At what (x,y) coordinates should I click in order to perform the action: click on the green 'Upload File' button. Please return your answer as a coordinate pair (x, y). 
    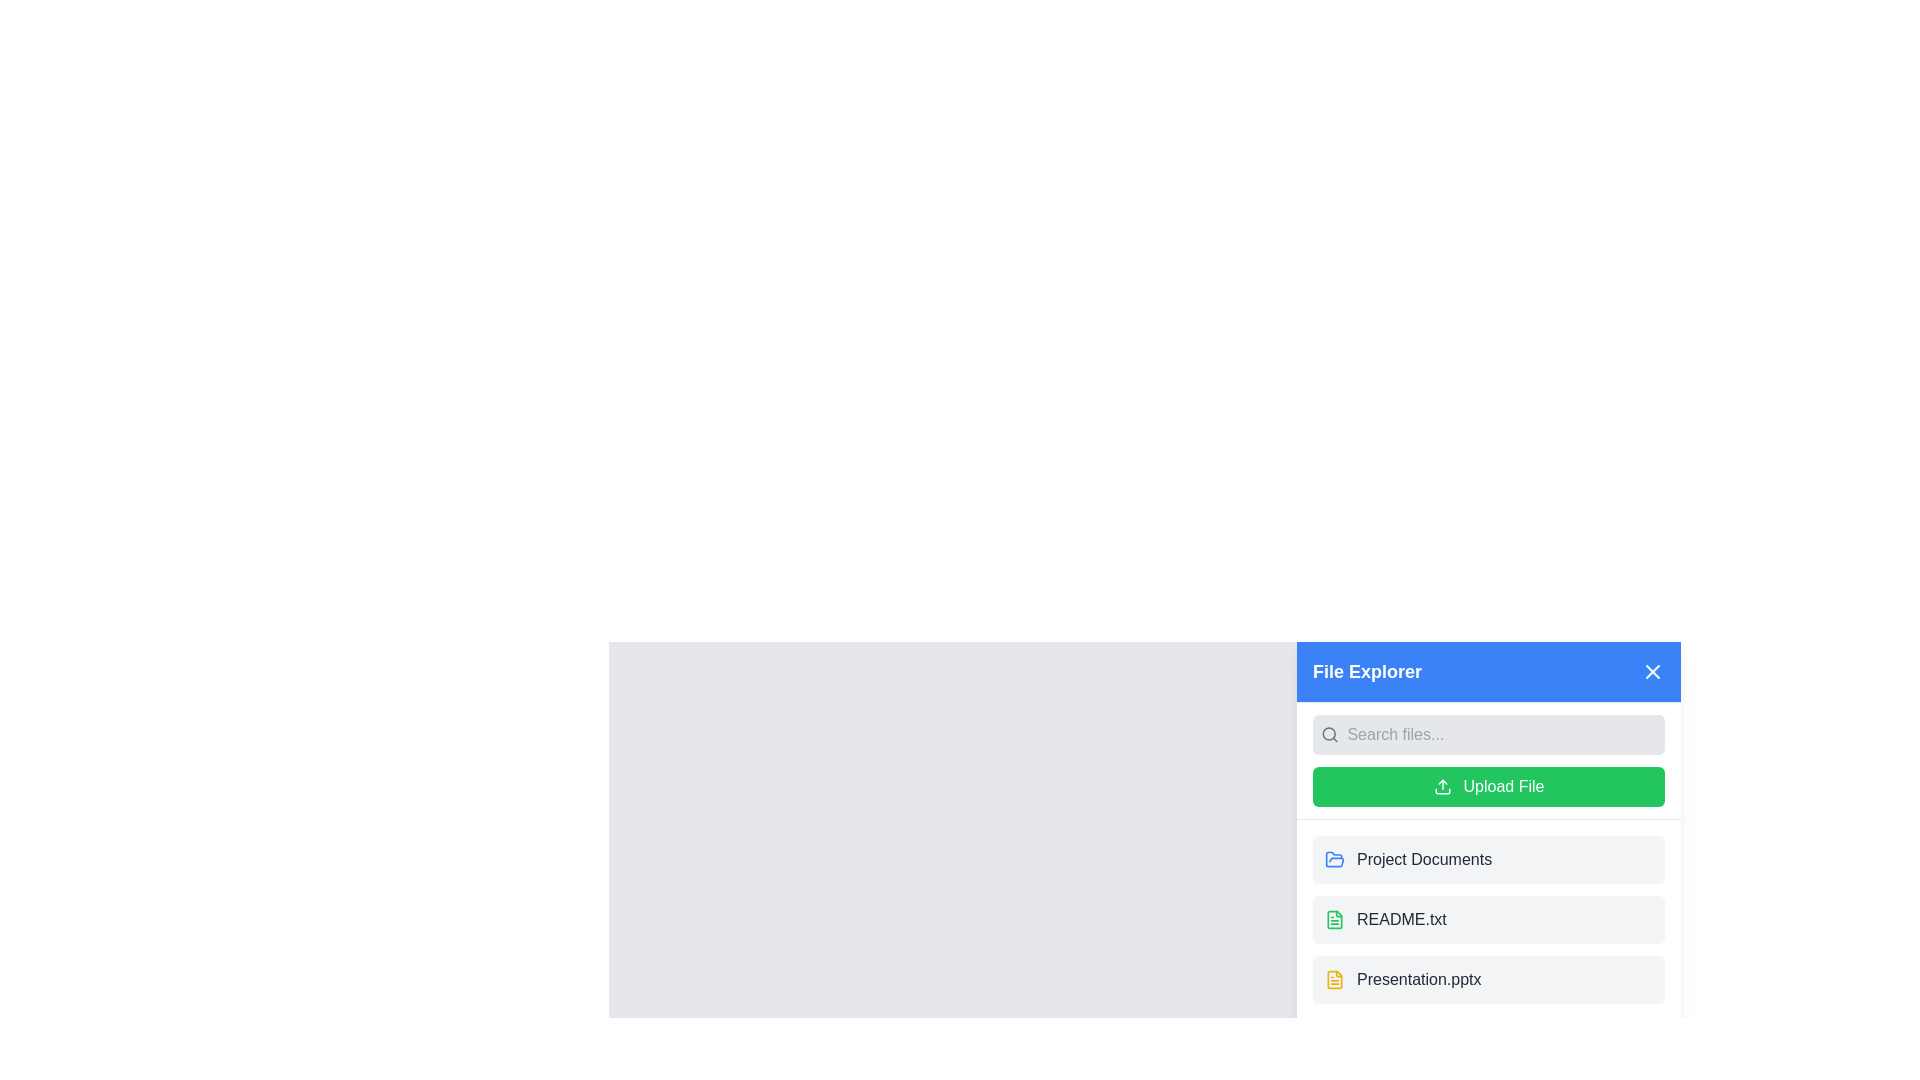
    Looking at the image, I should click on (1488, 761).